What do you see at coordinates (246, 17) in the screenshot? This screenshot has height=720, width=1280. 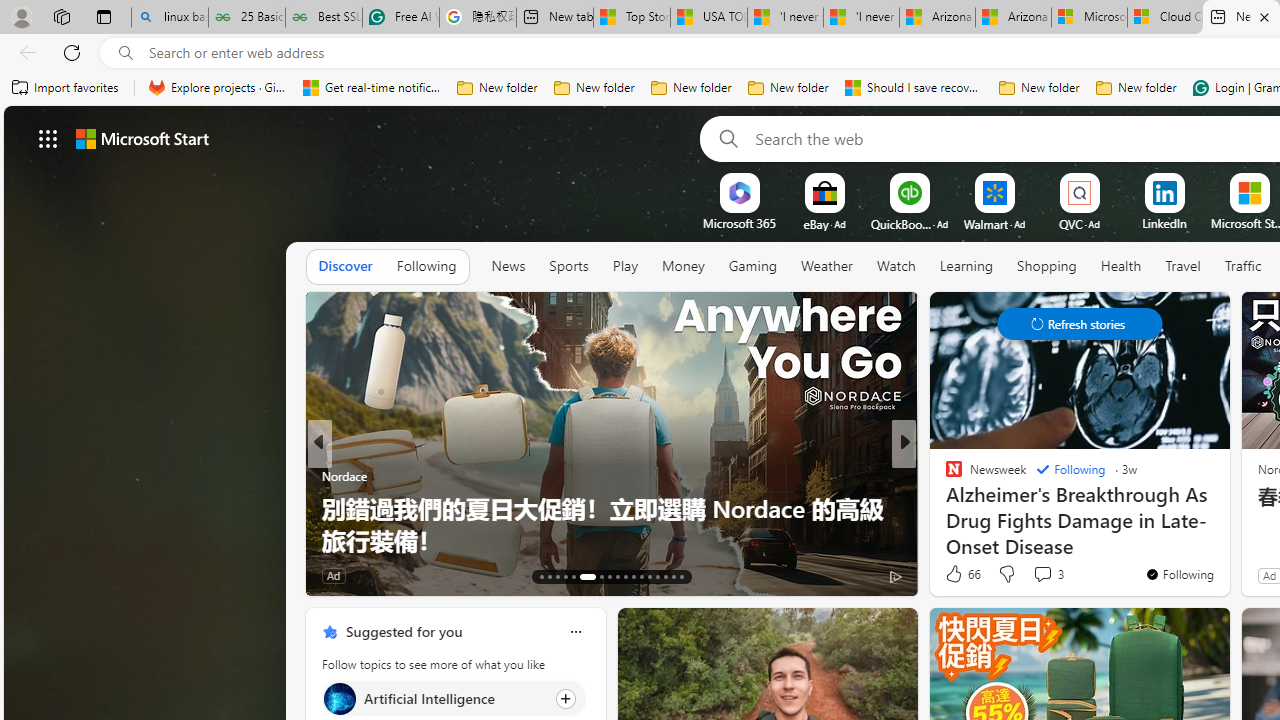 I see `'25 Basic Linux Commands For Beginners - GeeksforGeeks'` at bounding box center [246, 17].